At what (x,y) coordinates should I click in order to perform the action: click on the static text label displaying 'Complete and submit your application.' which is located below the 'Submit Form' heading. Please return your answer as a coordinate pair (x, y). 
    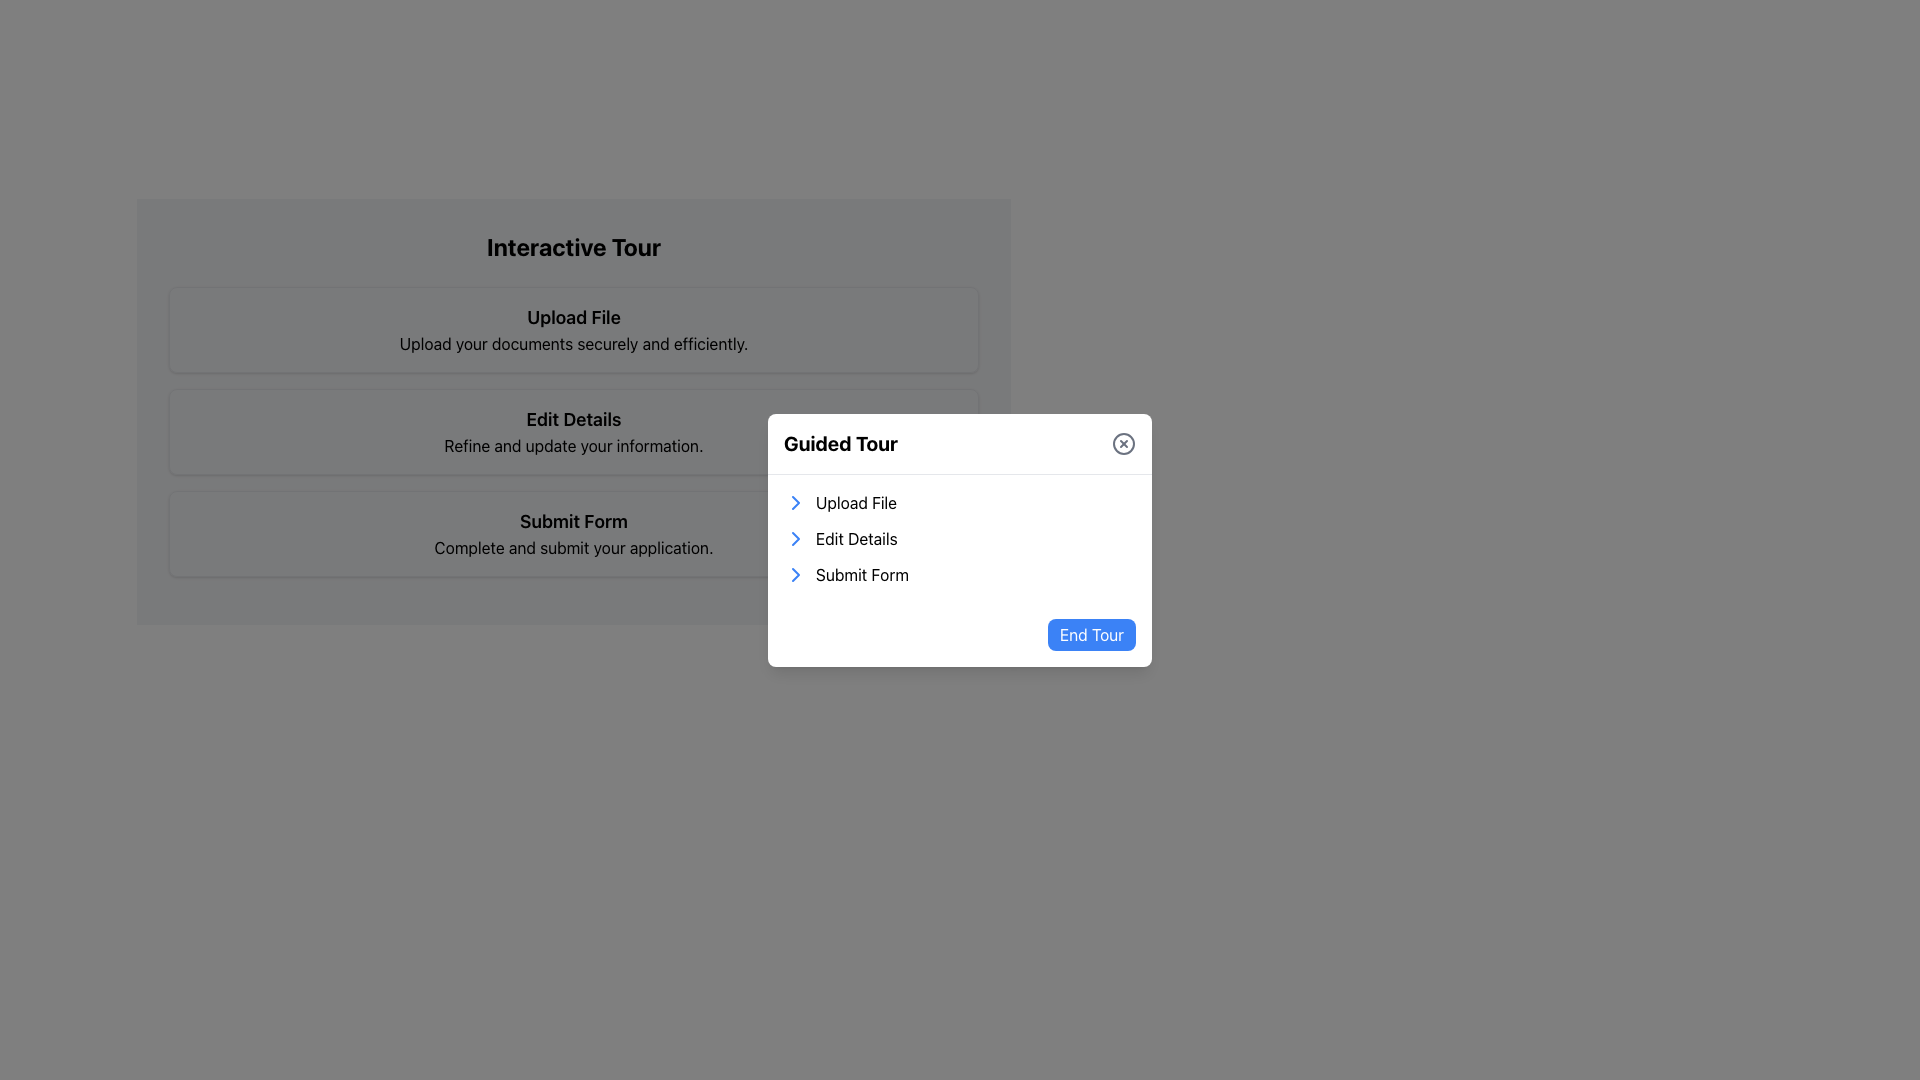
    Looking at the image, I should click on (573, 547).